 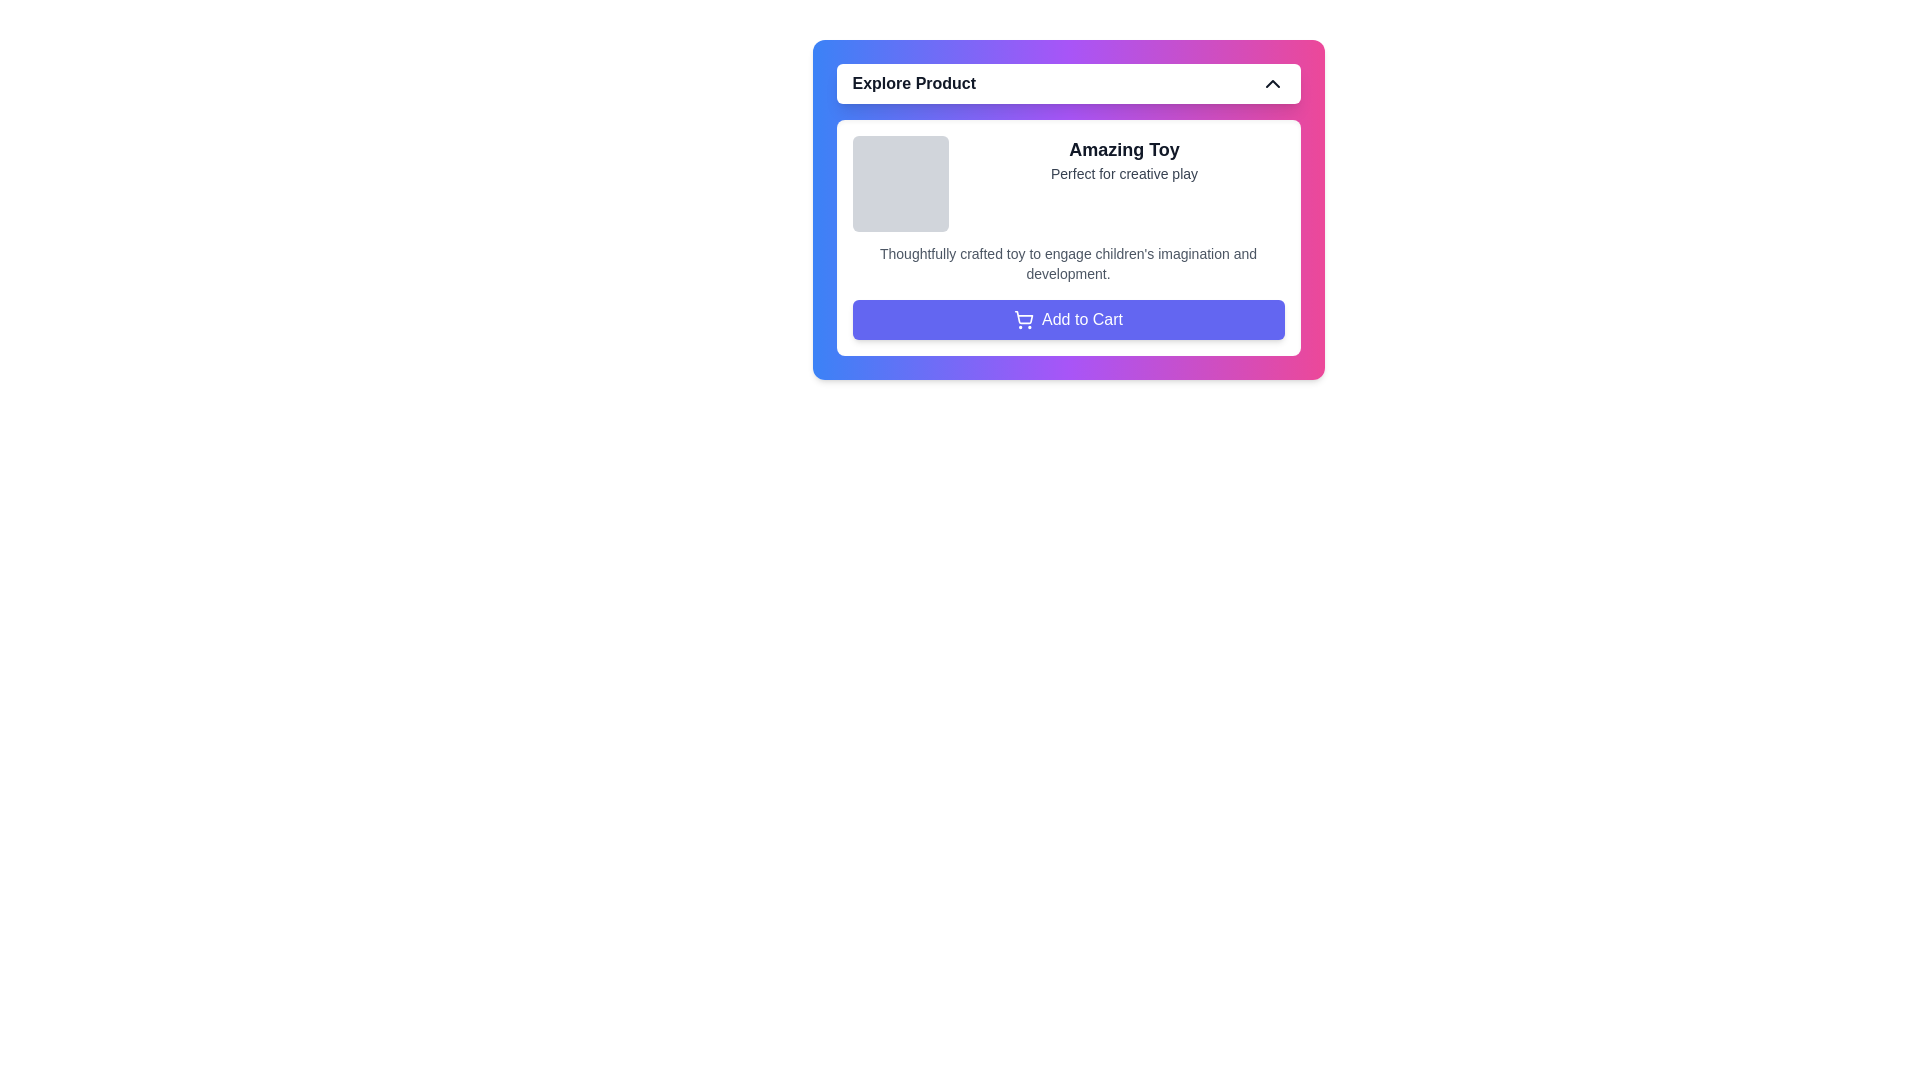 What do you see at coordinates (1124, 184) in the screenshot?
I see `the text block displaying the product's title and subtitle, which is located in the upper right area of the card-like structure` at bounding box center [1124, 184].